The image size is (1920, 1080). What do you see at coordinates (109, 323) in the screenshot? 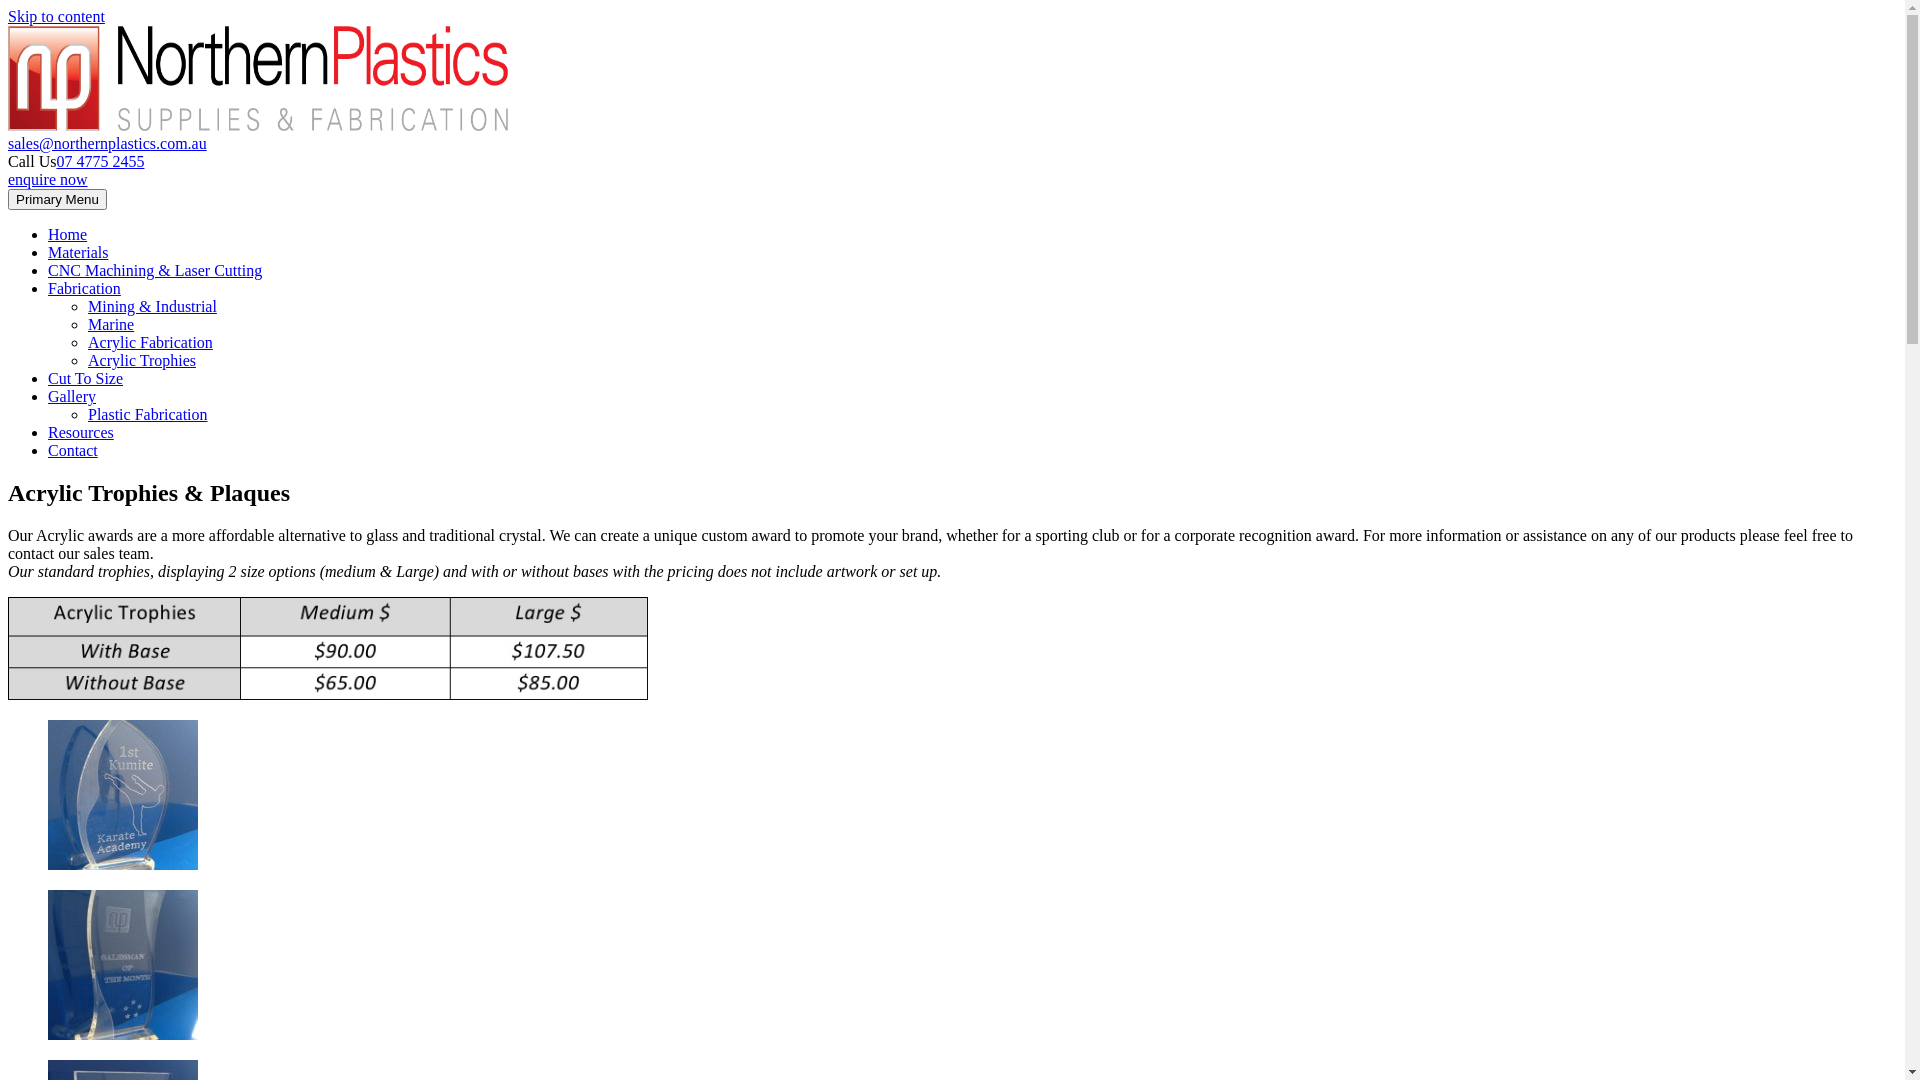
I see `'Marine'` at bounding box center [109, 323].